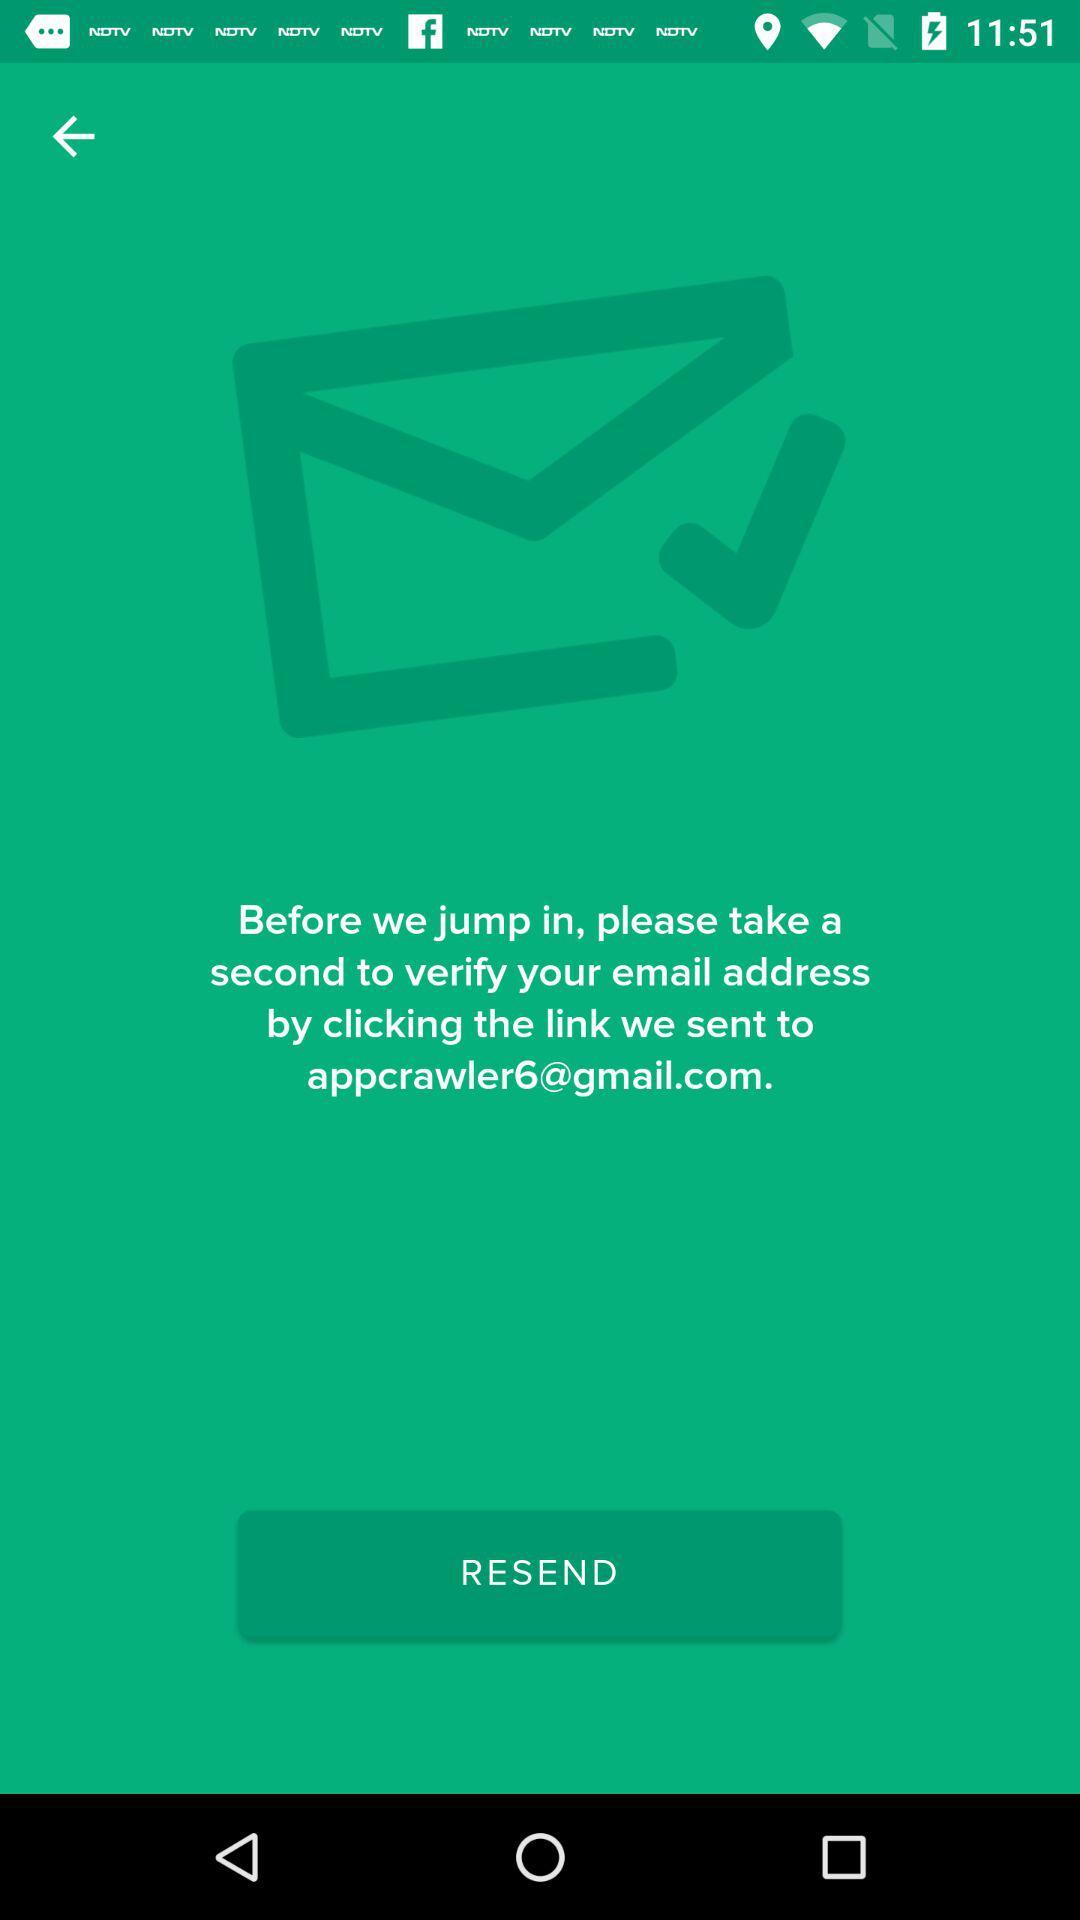  I want to click on the resend icon, so click(538, 1572).